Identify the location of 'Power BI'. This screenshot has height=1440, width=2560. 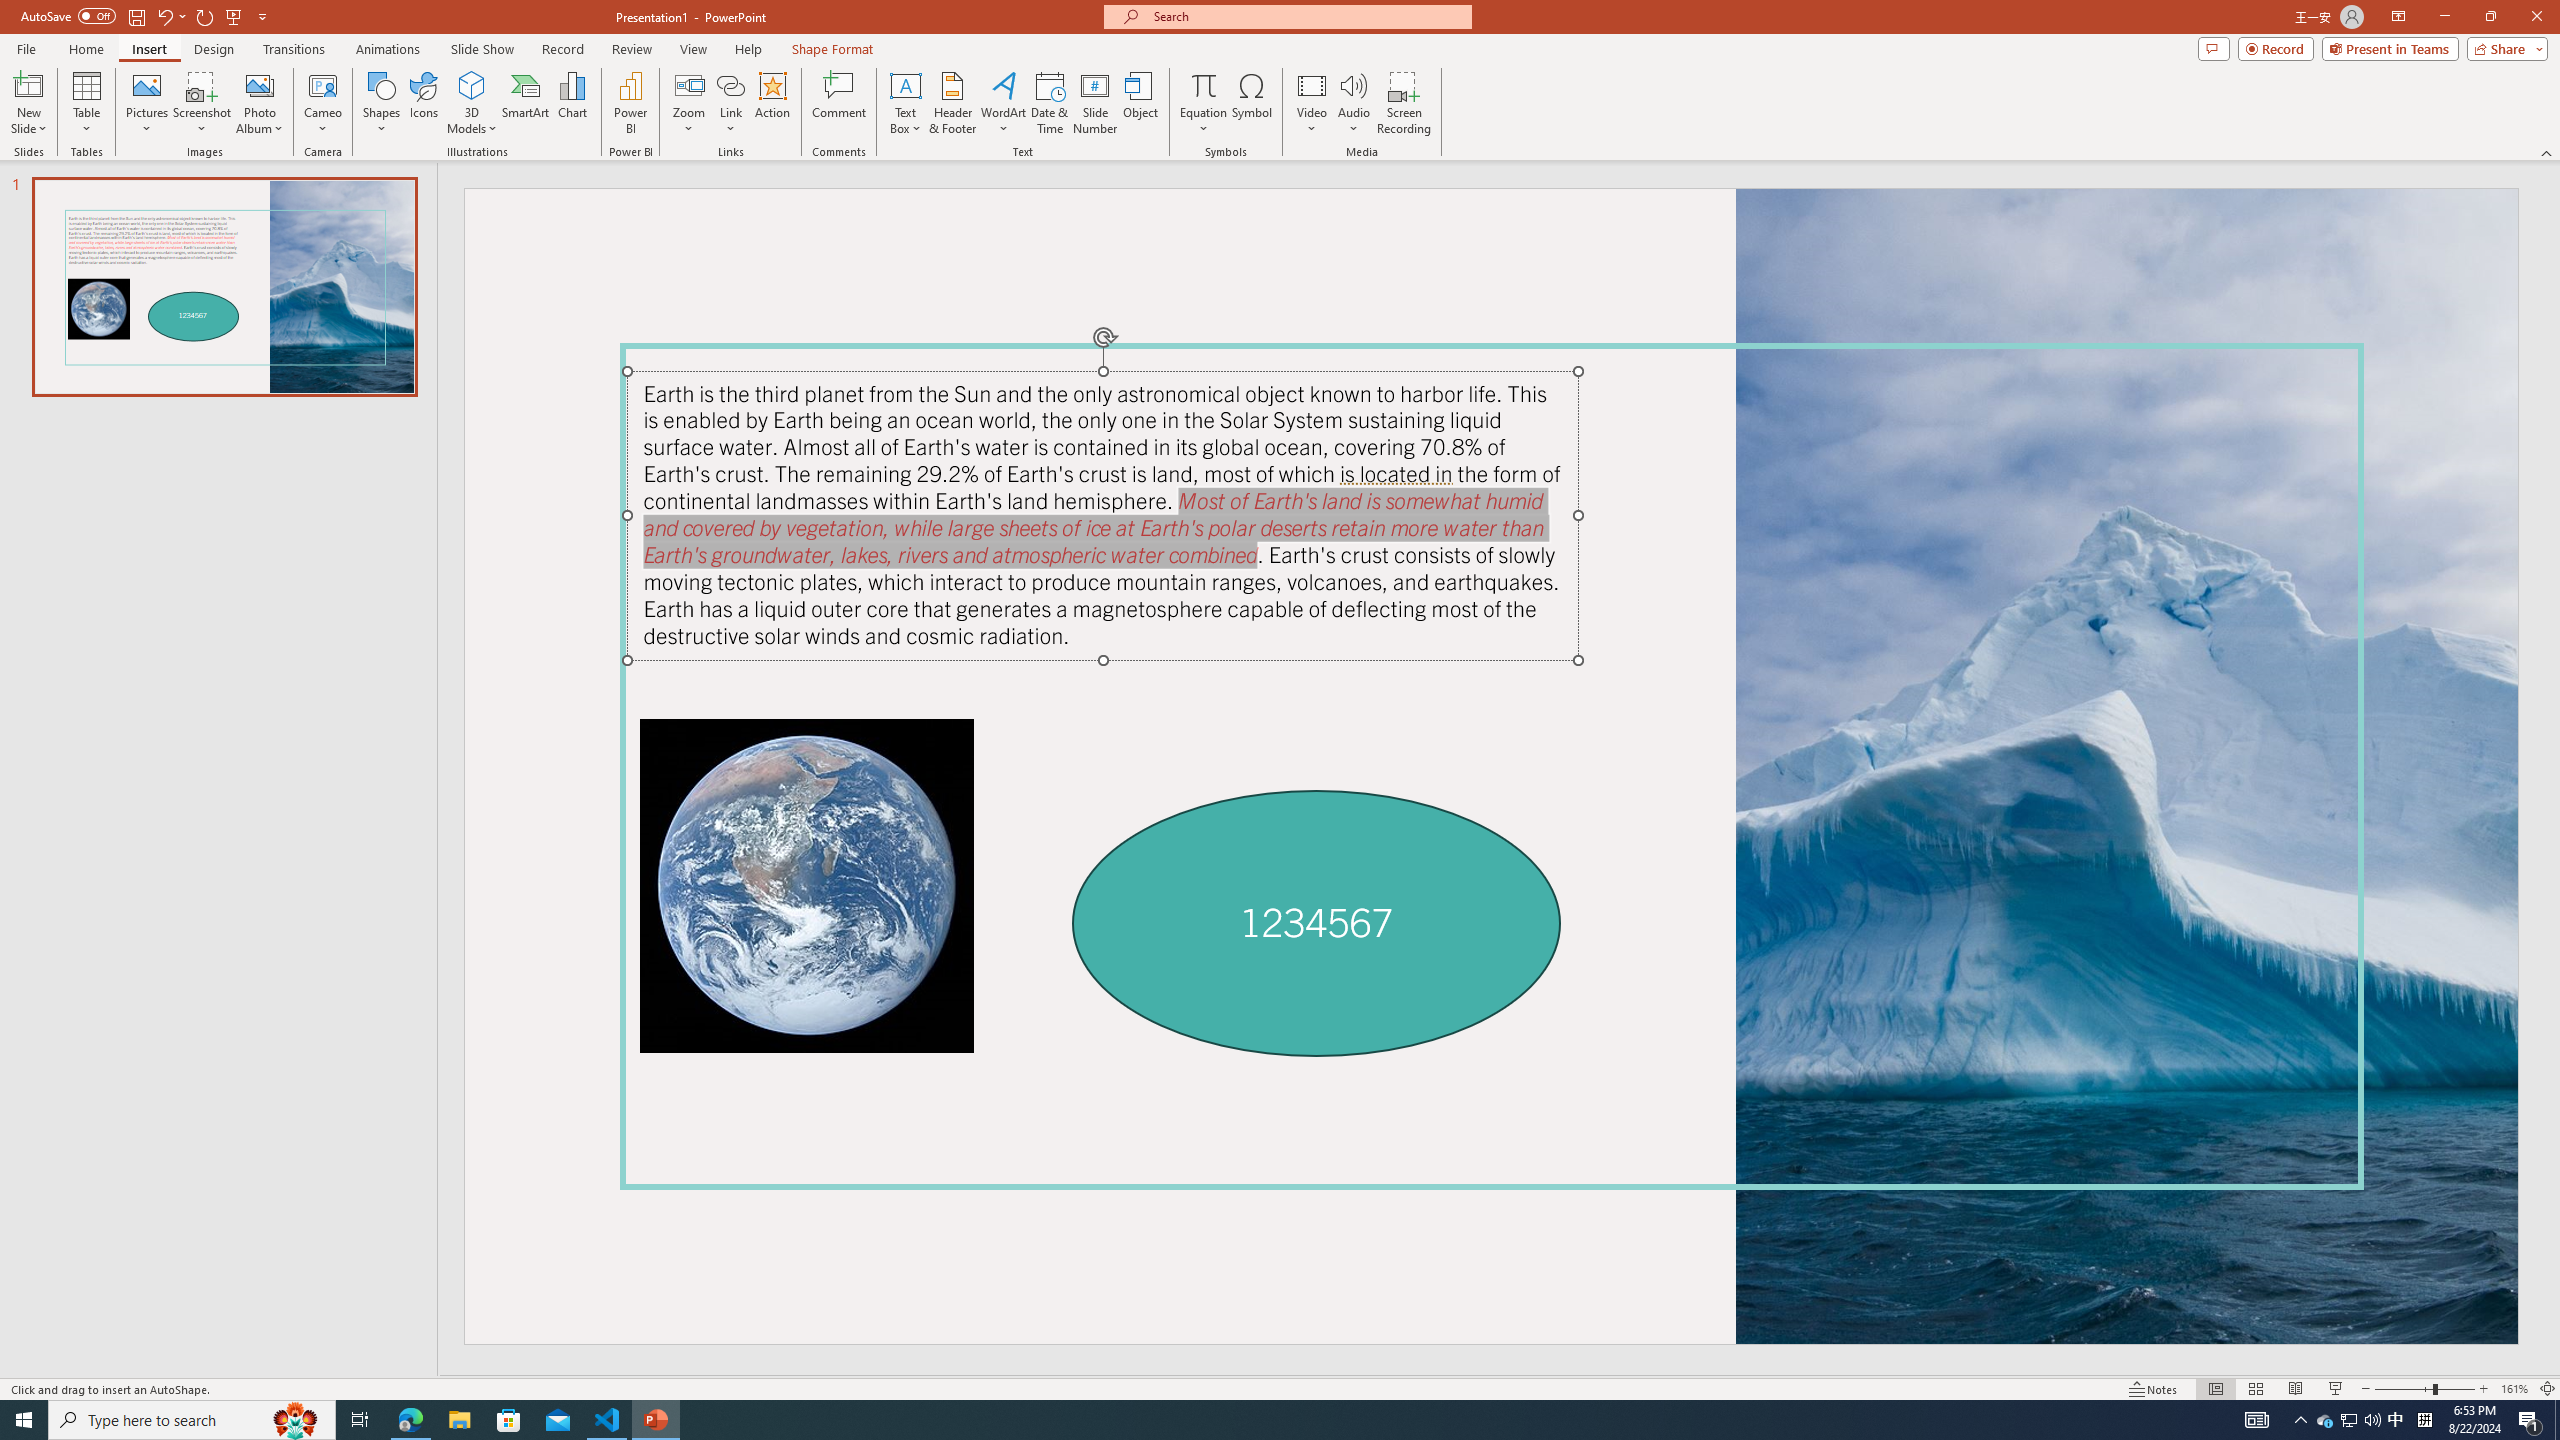
(631, 103).